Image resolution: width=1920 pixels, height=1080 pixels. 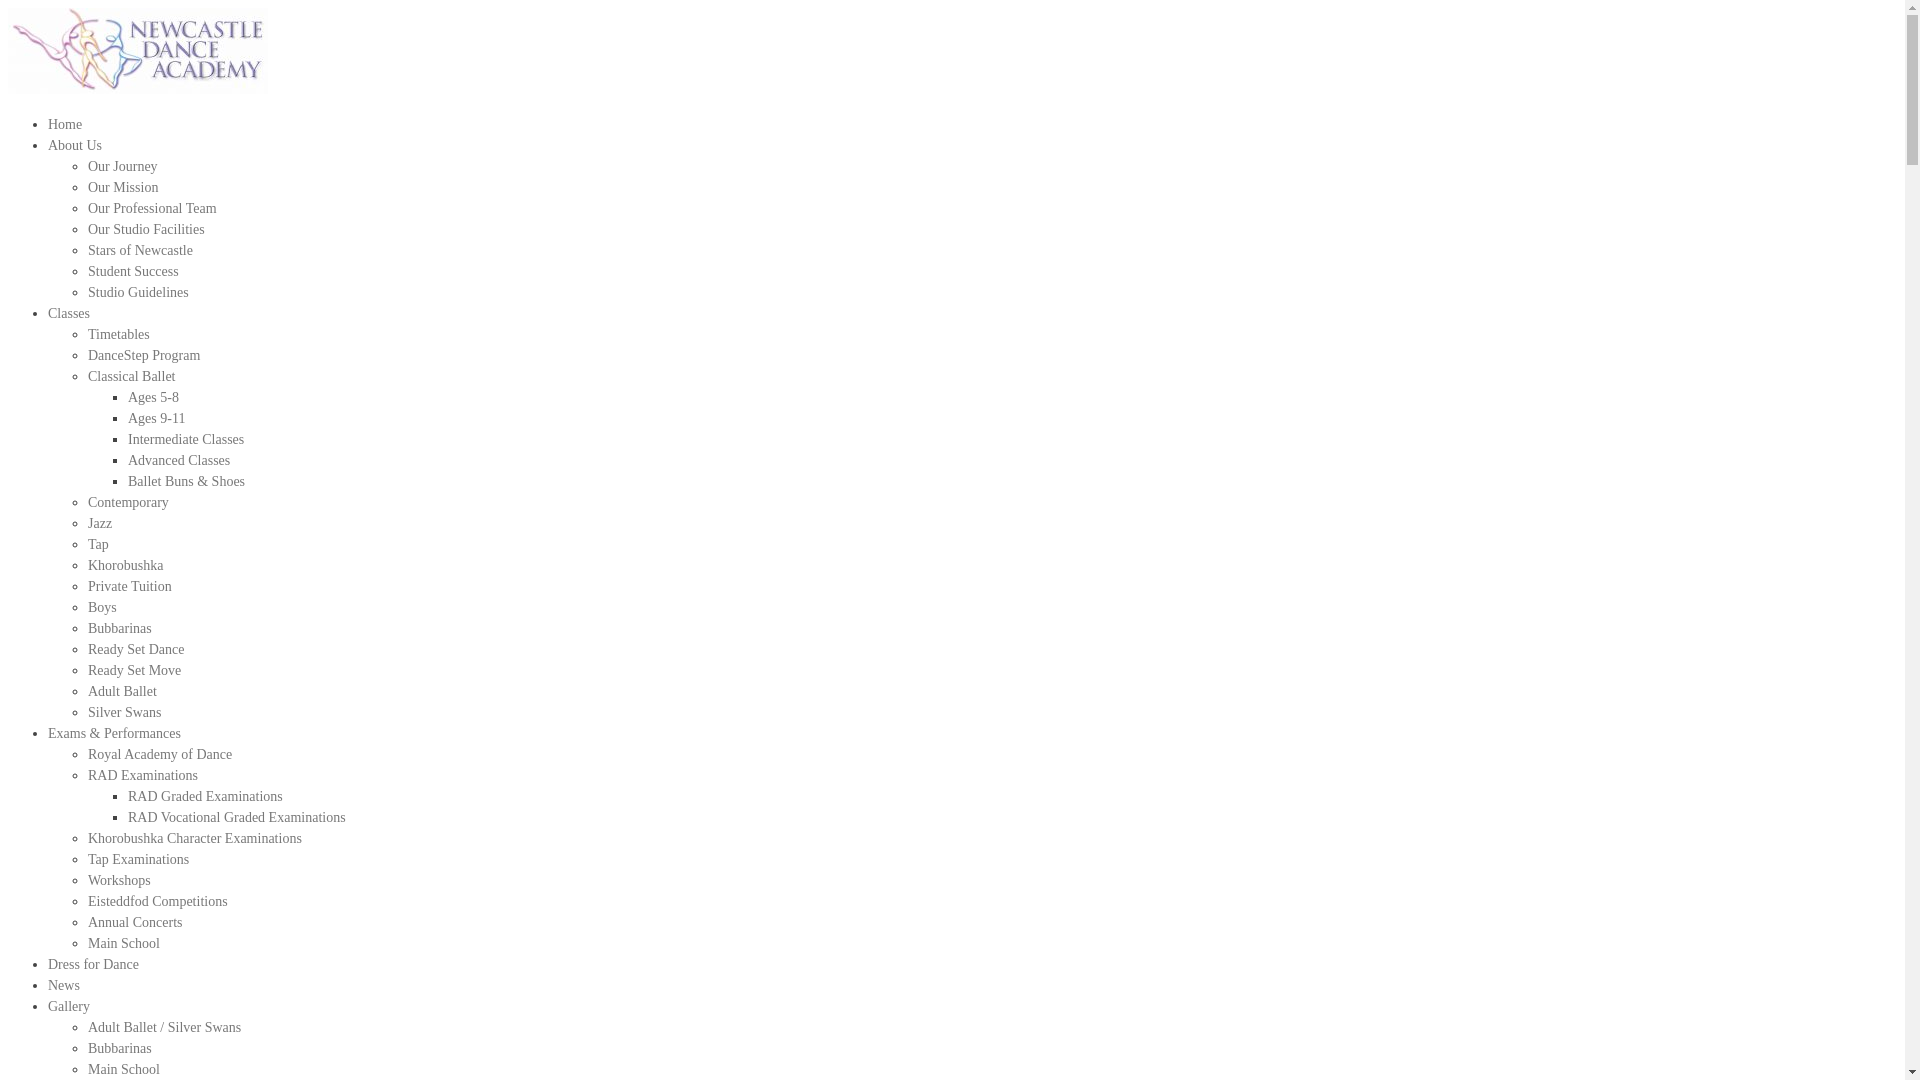 I want to click on 'Our Studio Facilities', so click(x=145, y=228).